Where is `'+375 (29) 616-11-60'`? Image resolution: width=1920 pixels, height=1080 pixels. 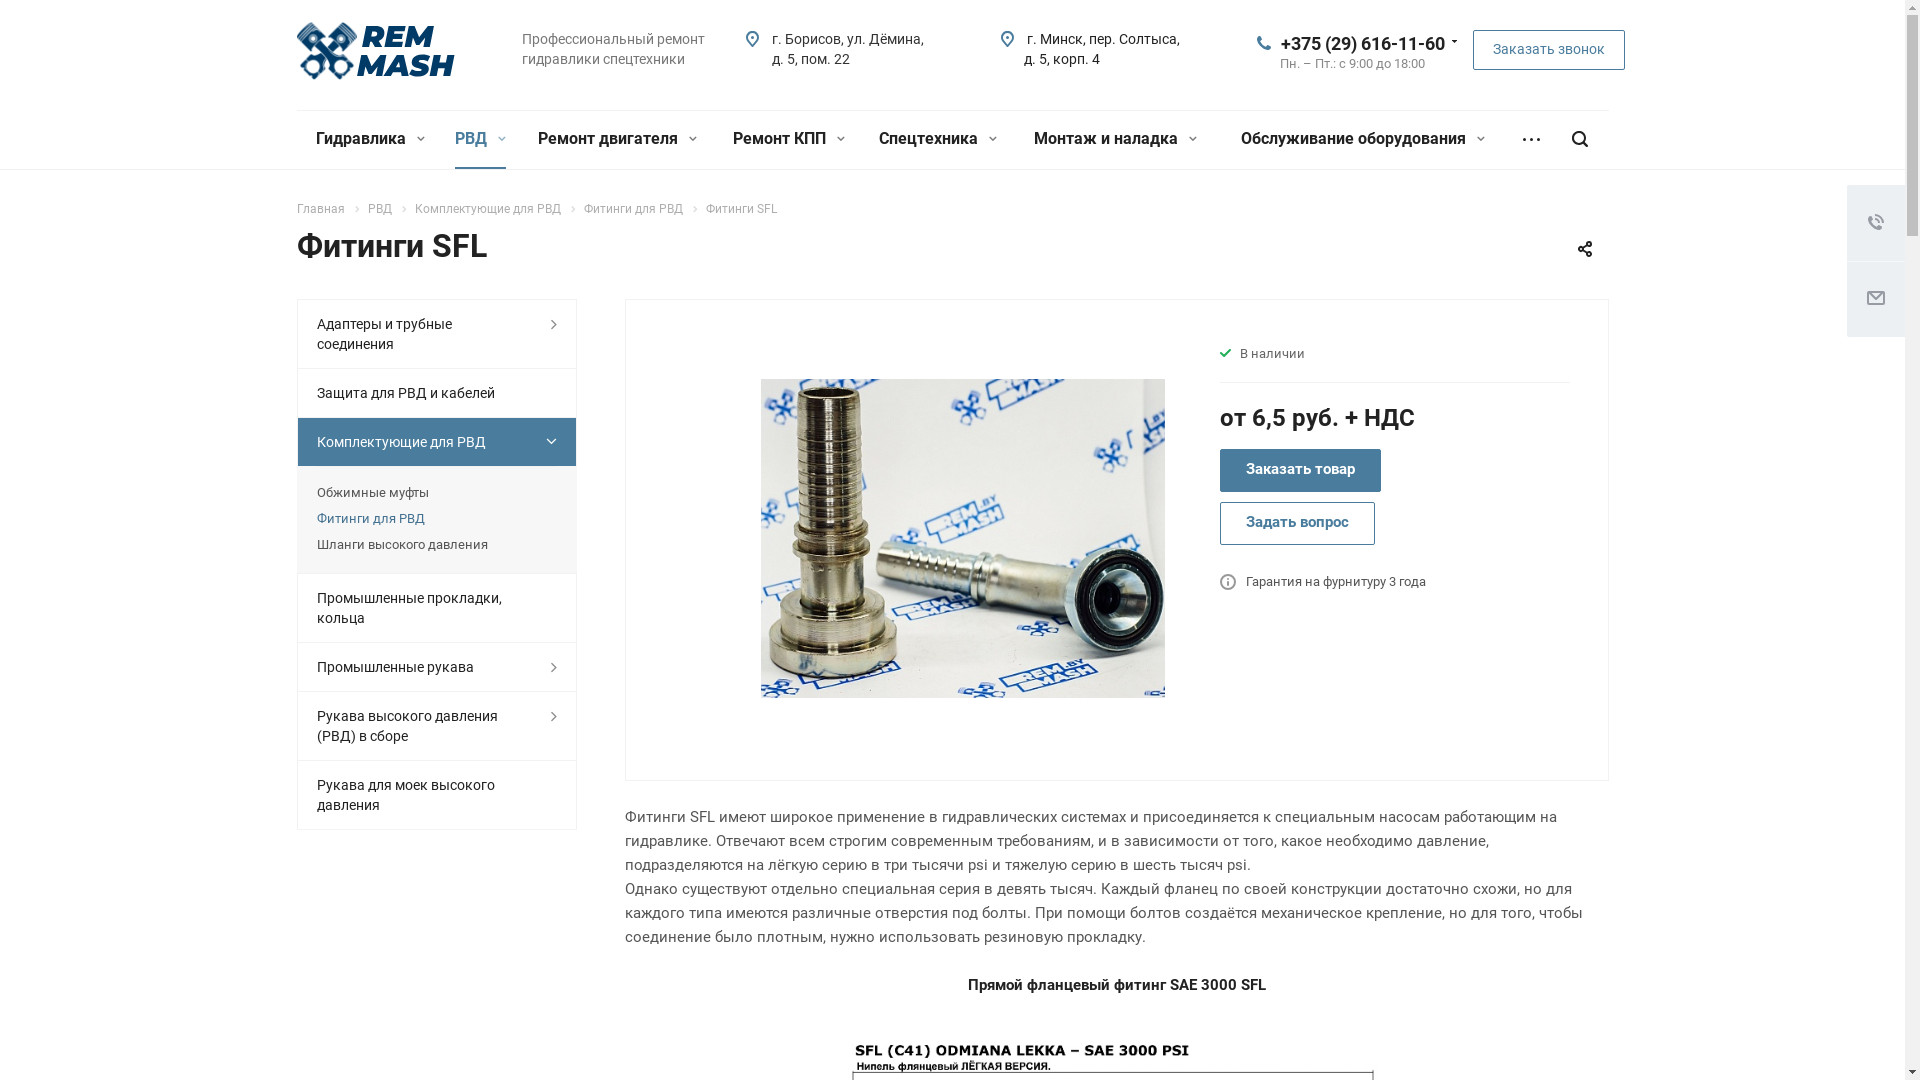 '+375 (29) 616-11-60' is located at coordinates (1361, 42).